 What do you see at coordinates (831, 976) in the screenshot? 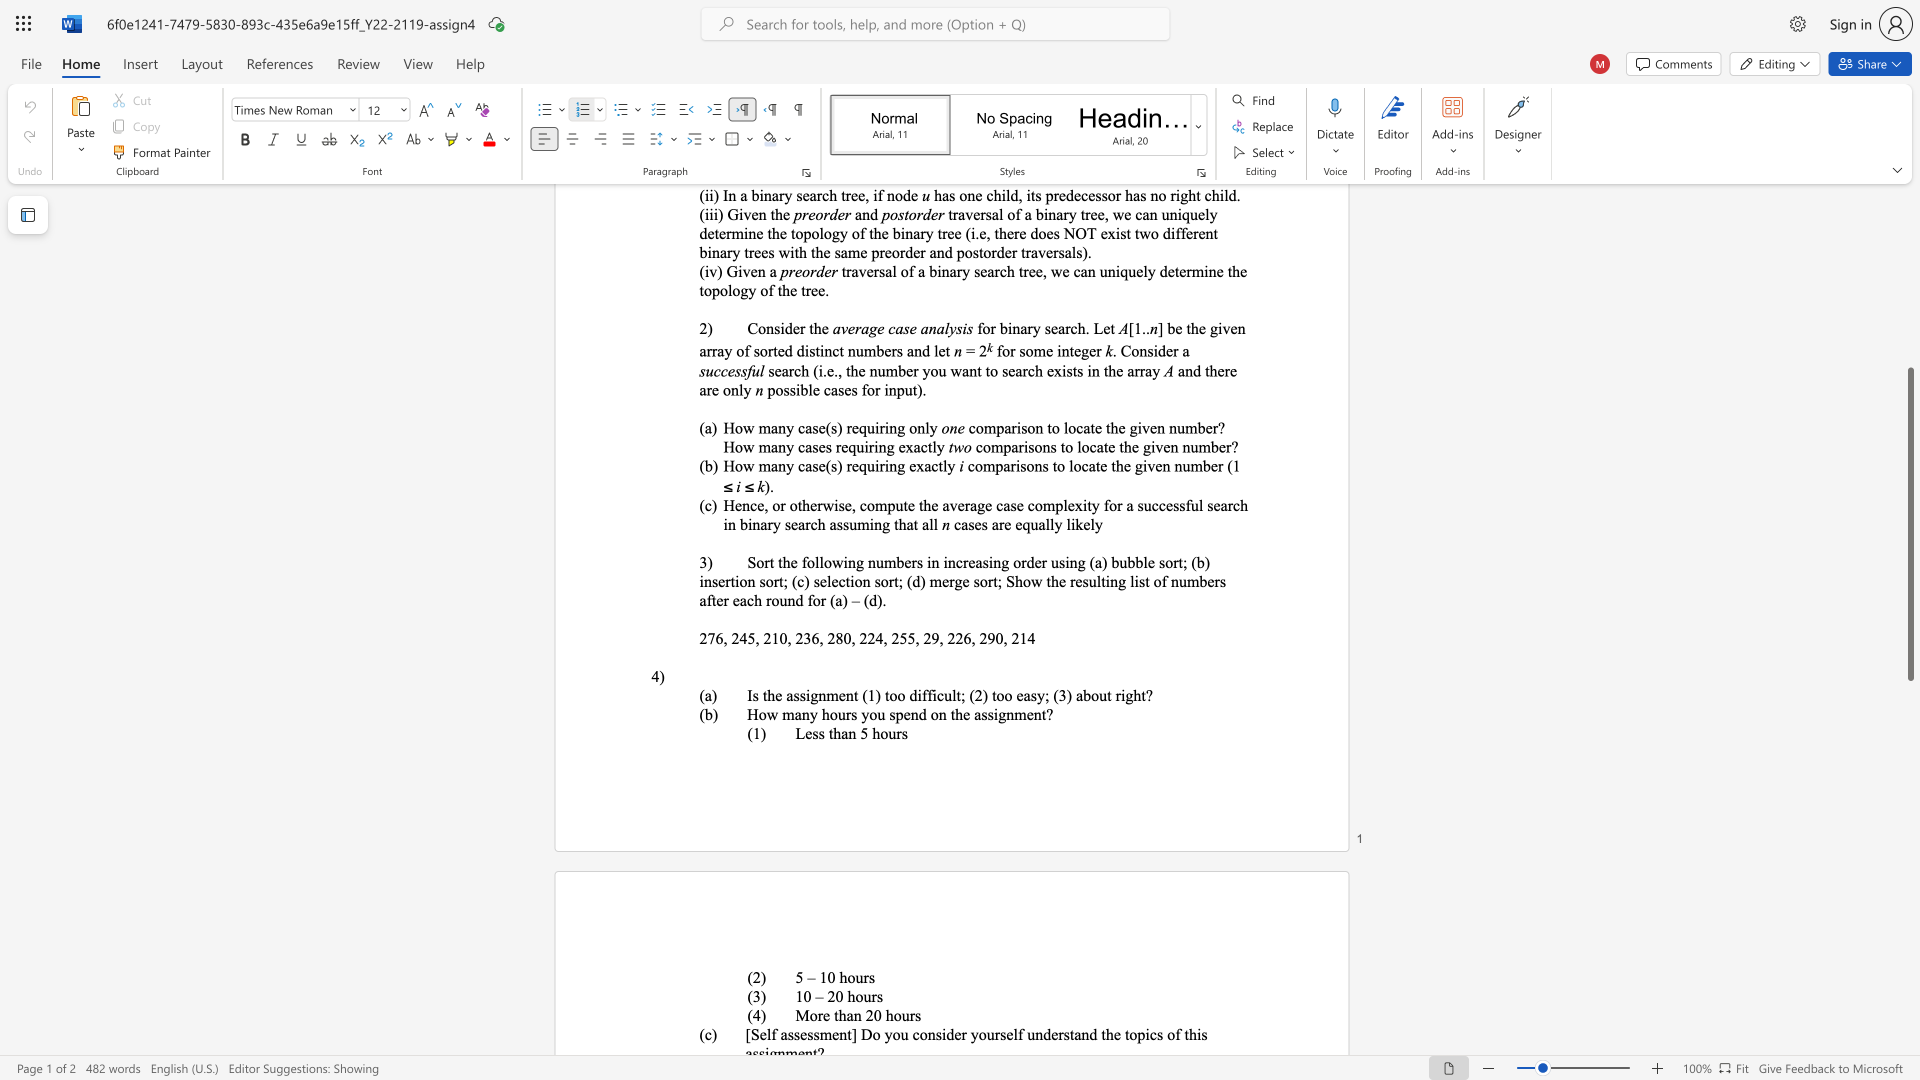
I see `the 1th character "0" in the text` at bounding box center [831, 976].